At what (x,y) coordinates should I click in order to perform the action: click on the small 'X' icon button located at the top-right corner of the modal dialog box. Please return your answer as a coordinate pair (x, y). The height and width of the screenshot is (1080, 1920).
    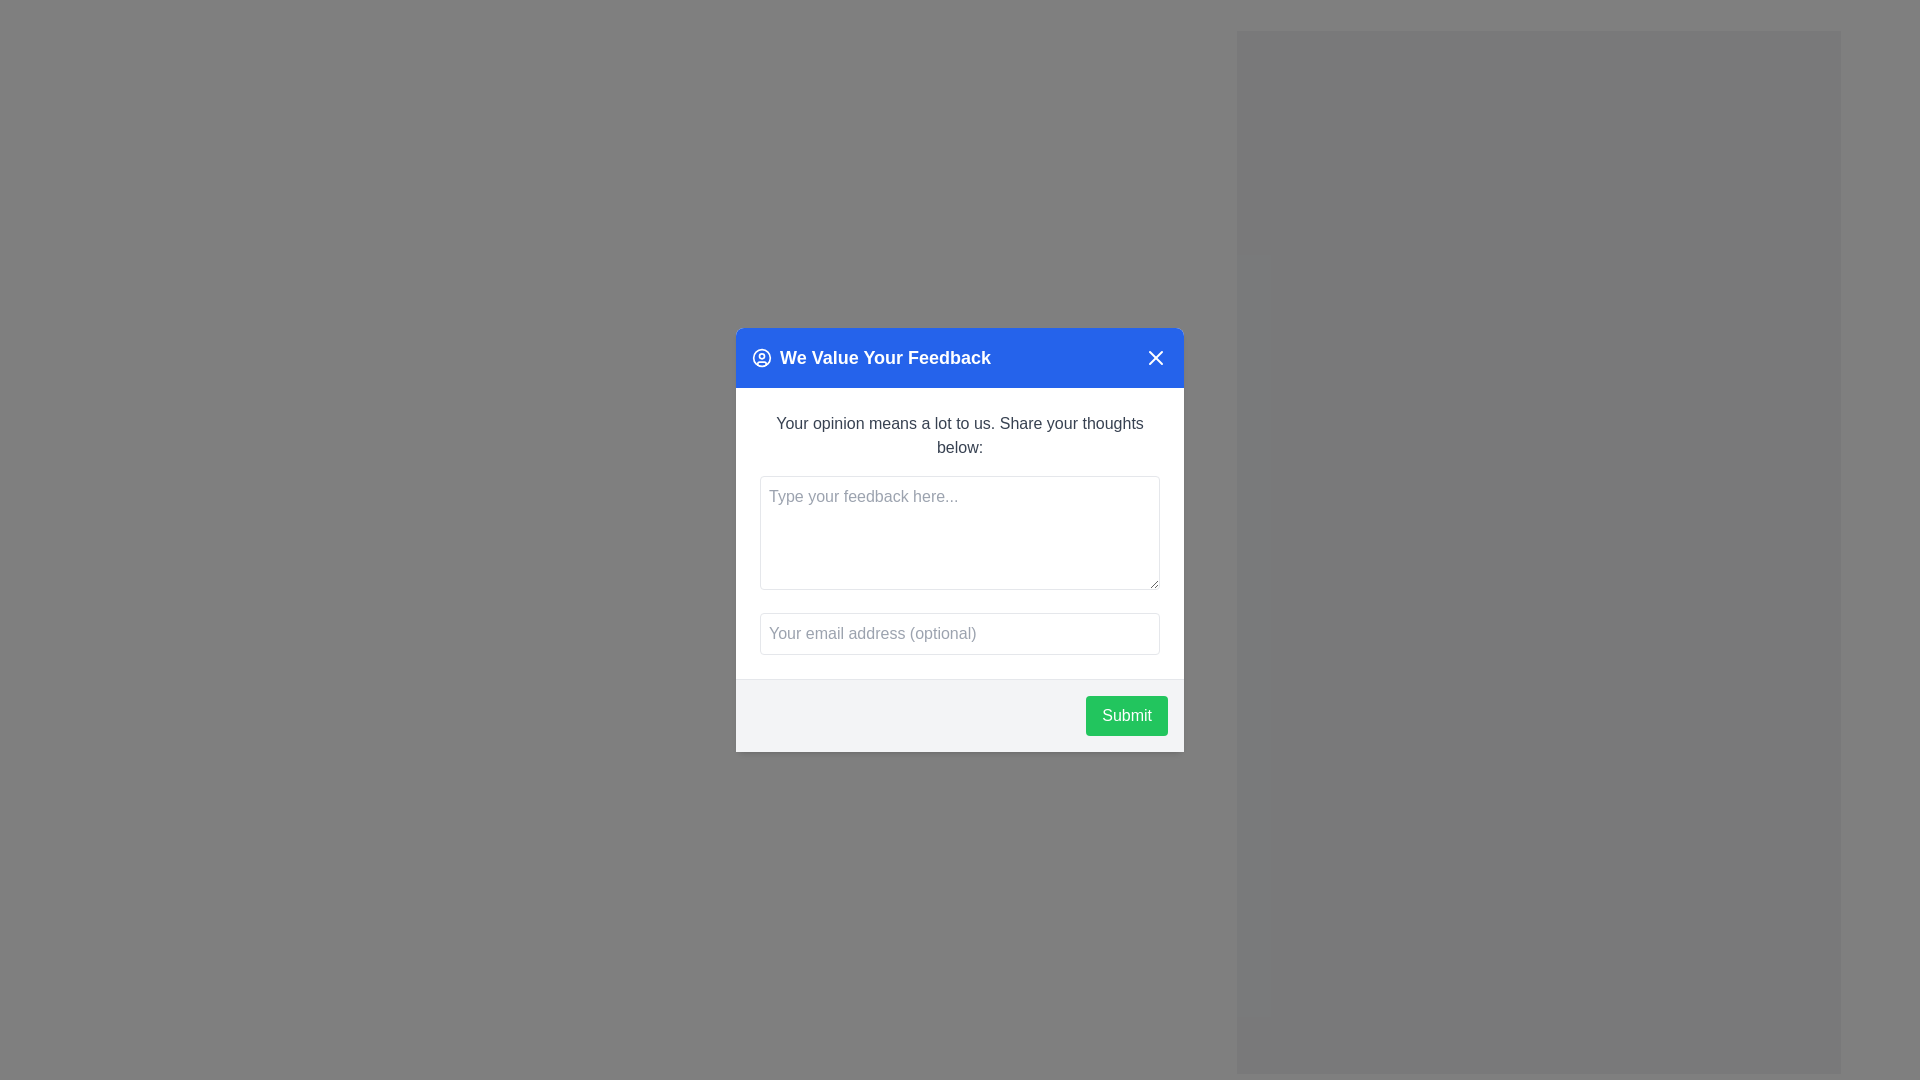
    Looking at the image, I should click on (1156, 357).